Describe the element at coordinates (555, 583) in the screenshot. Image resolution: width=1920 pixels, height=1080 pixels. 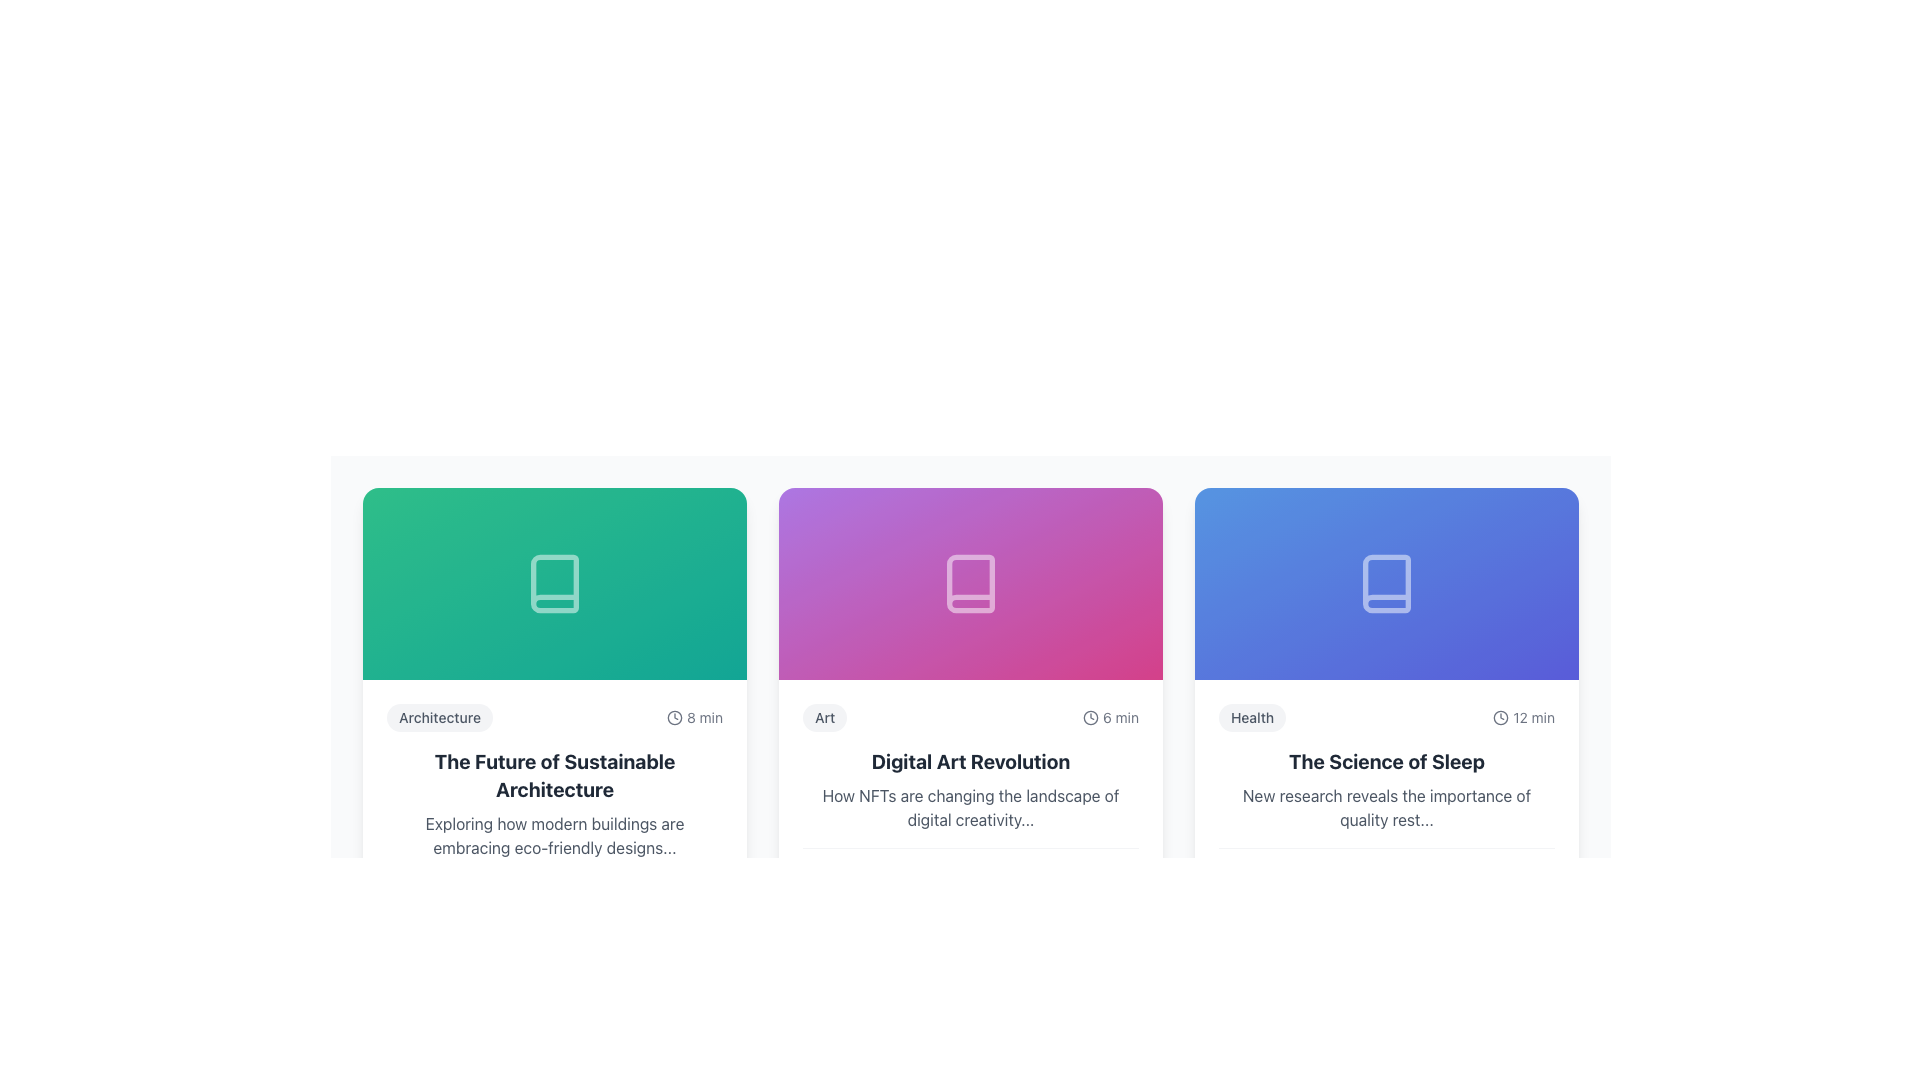
I see `the Decorative Section at the top of the card that represents the content category, which is located above the text 'The Future of Sustainable Architecture' and the category 'Architecture'` at that location.